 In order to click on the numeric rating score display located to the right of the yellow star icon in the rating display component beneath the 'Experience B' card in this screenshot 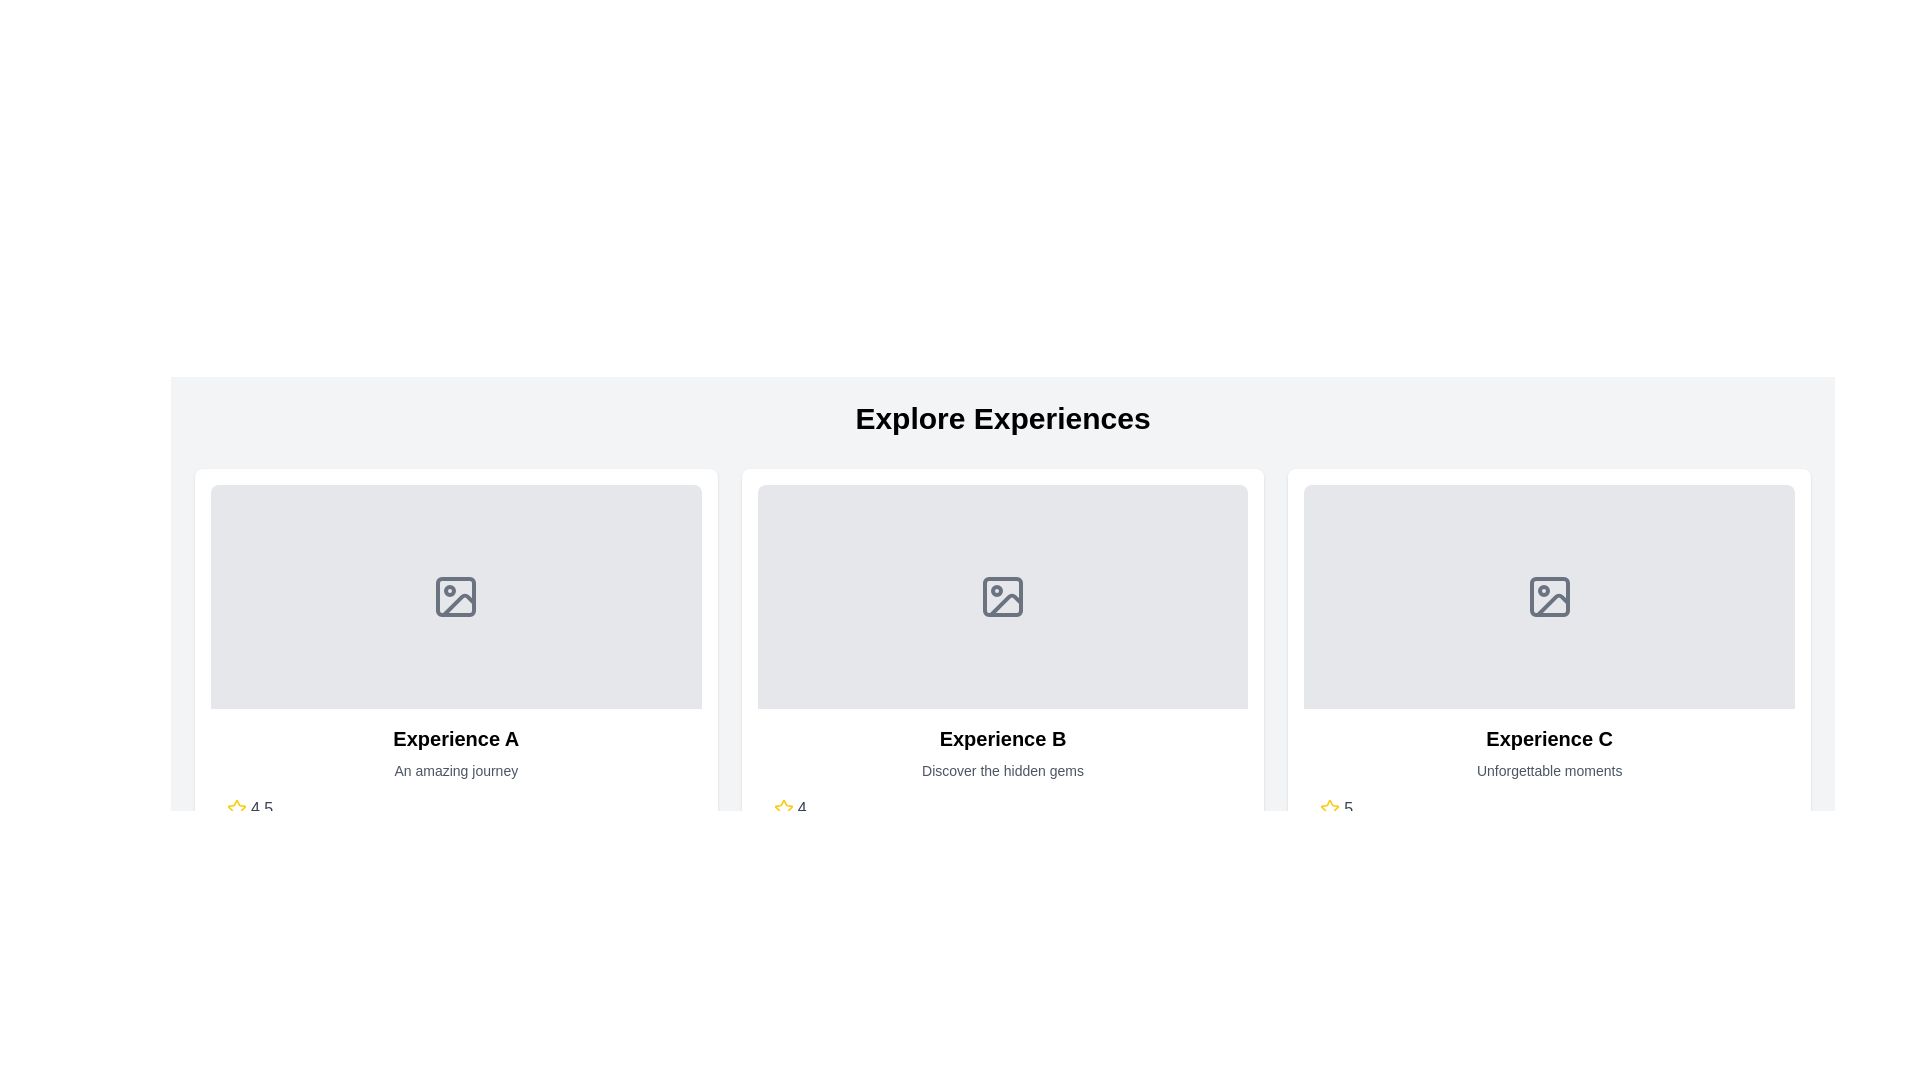, I will do `click(802, 808)`.